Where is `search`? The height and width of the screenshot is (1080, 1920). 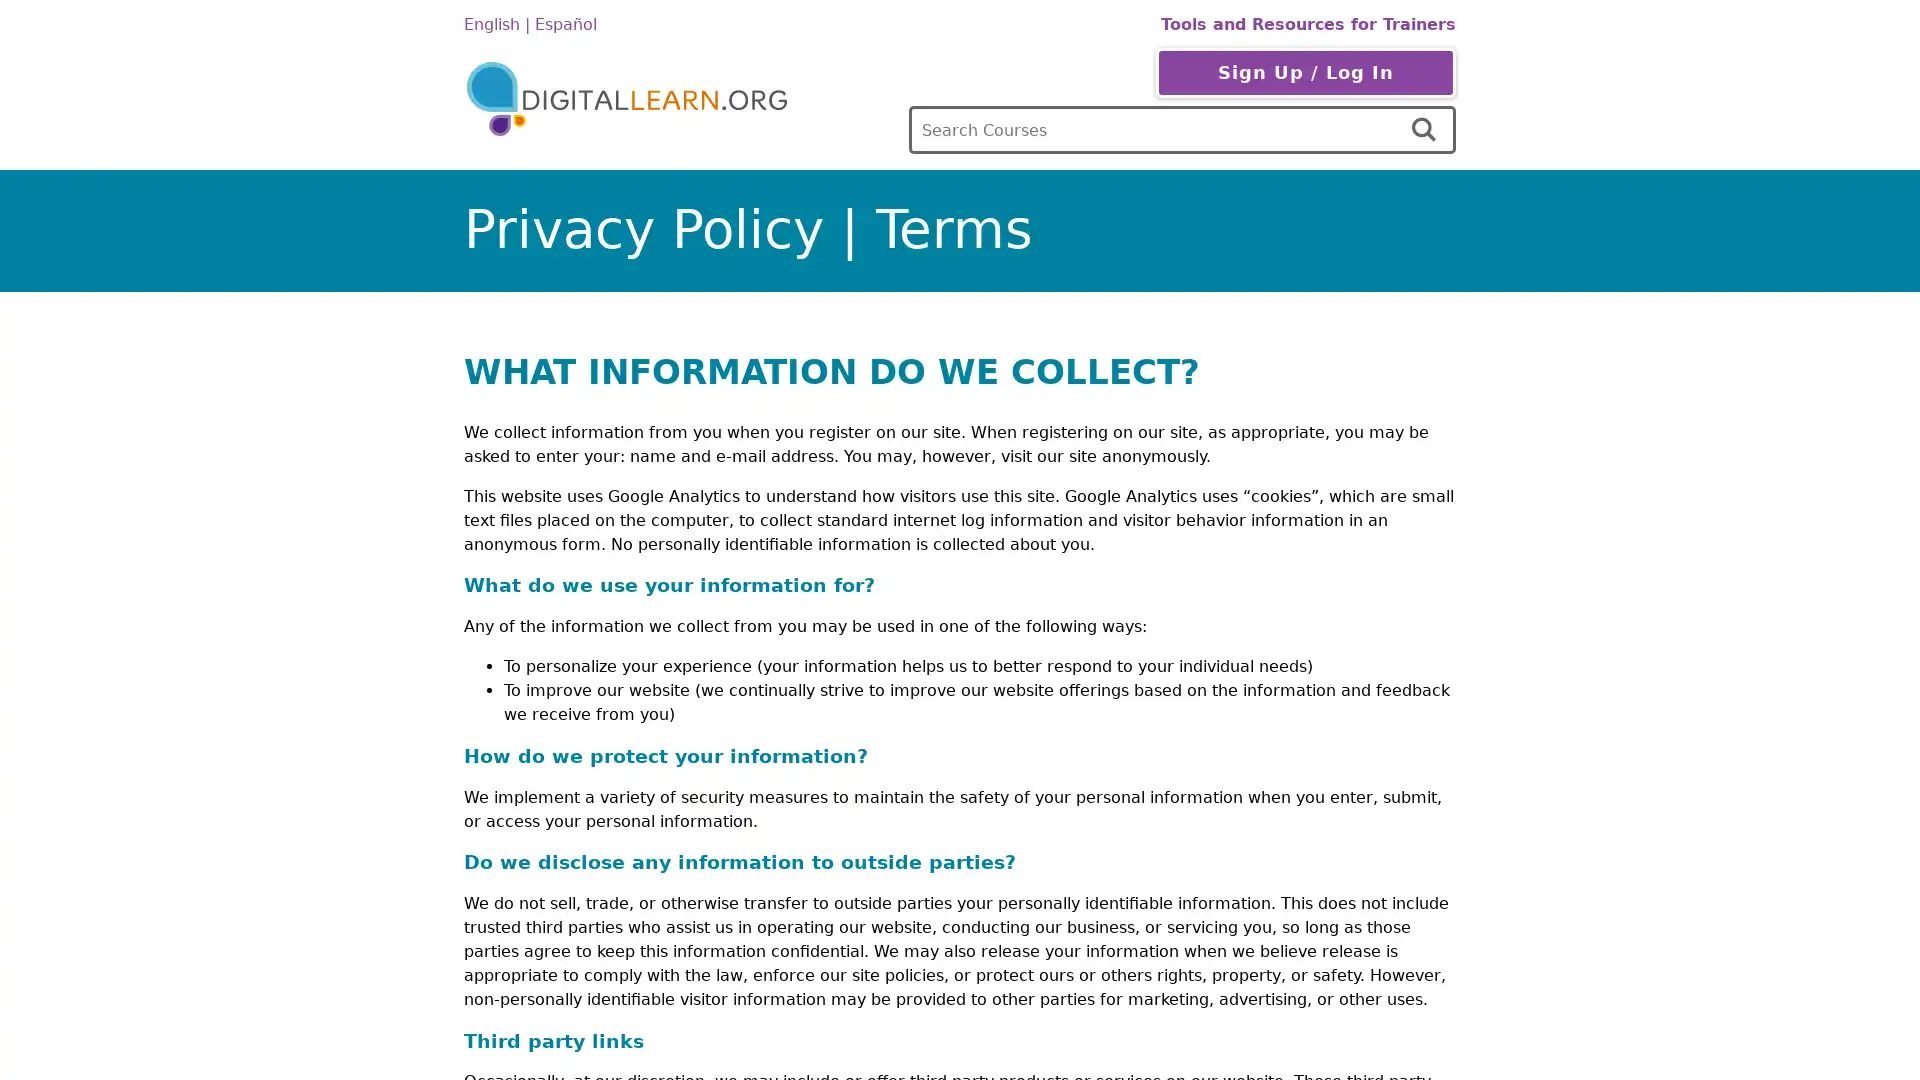
search is located at coordinates (1425, 130).